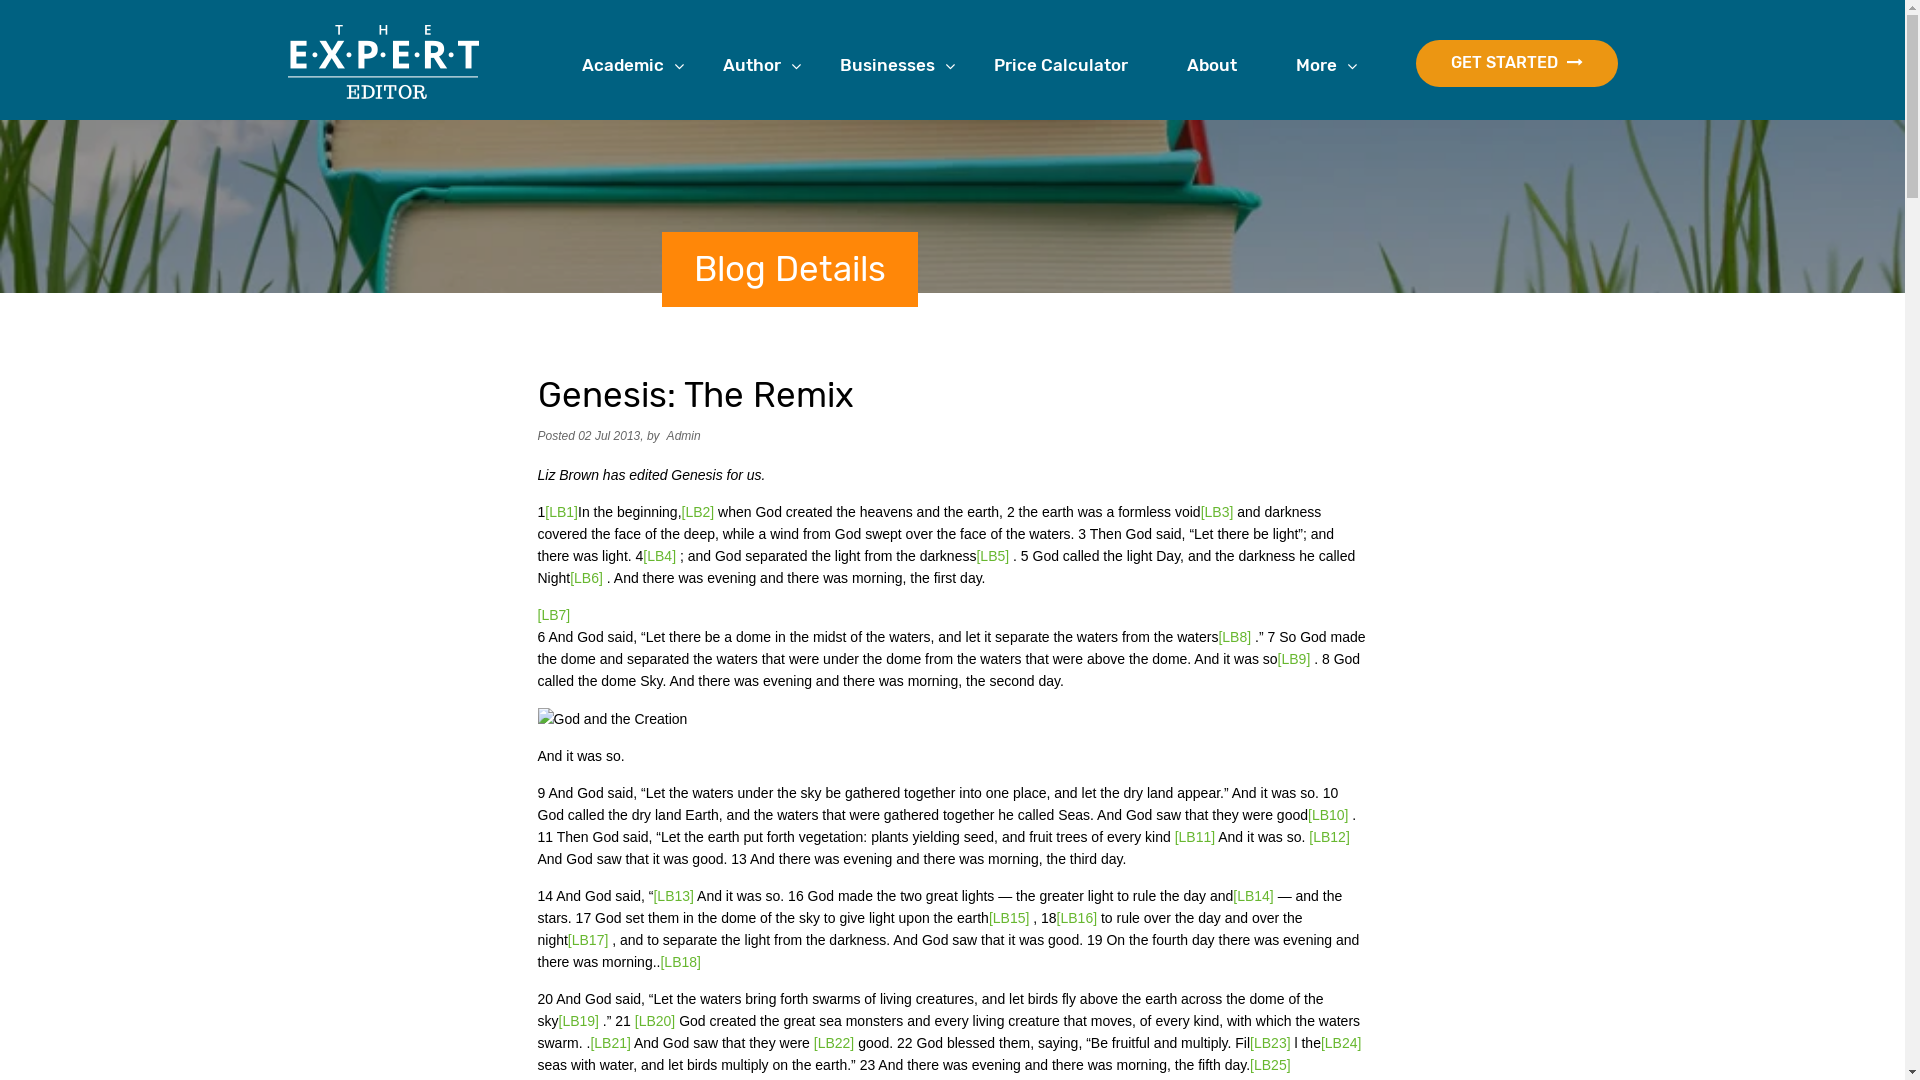 The image size is (1920, 1080). I want to click on 'Academic', so click(629, 65).